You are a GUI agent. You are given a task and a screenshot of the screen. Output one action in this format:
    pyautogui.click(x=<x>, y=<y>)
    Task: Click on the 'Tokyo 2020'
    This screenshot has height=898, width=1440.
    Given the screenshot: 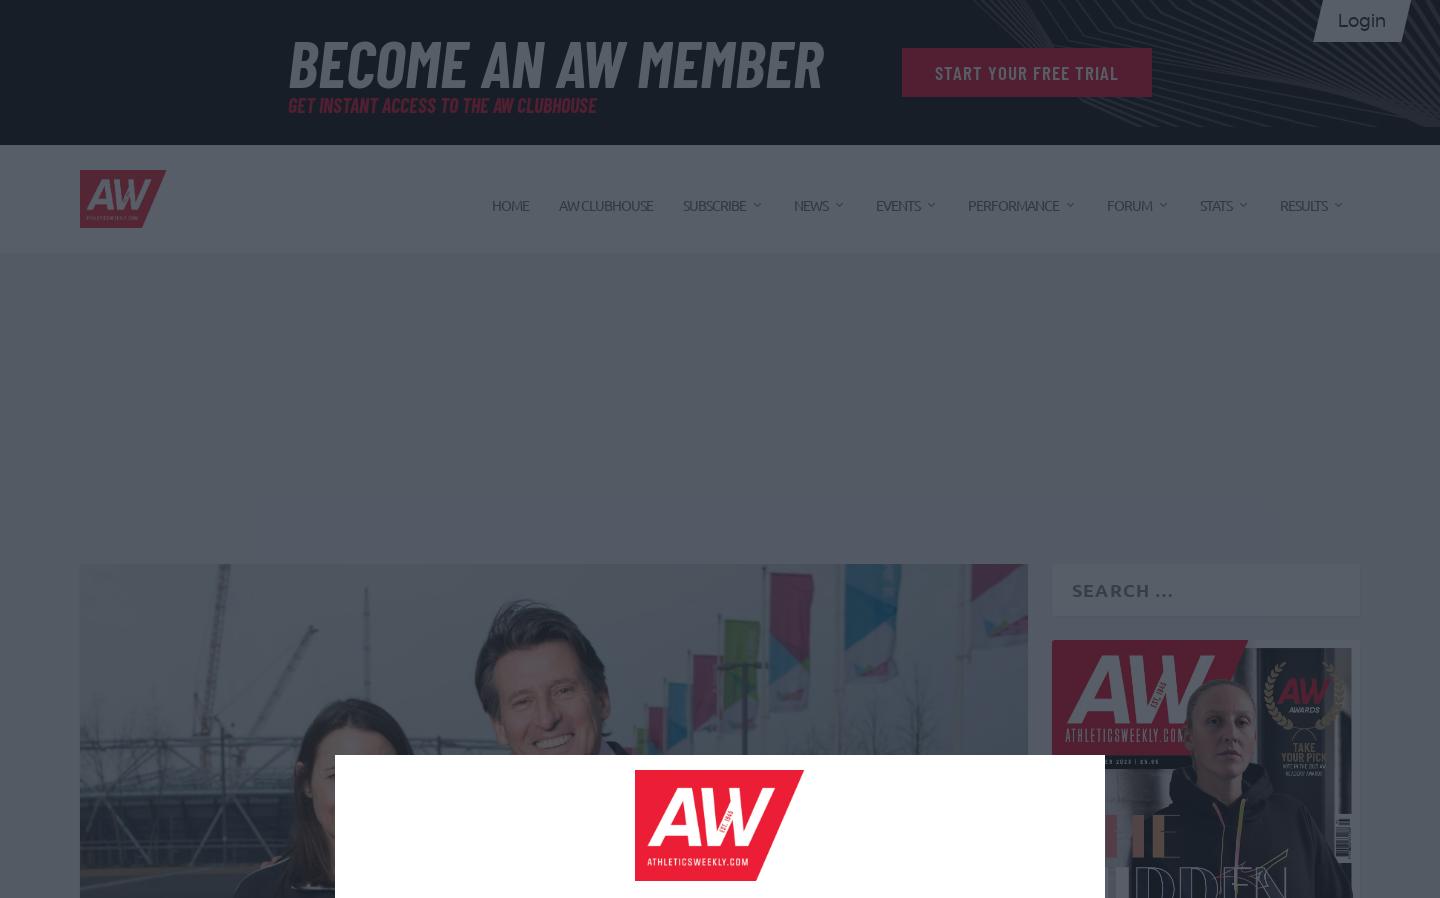 What is the action you would take?
    pyautogui.click(x=885, y=484)
    